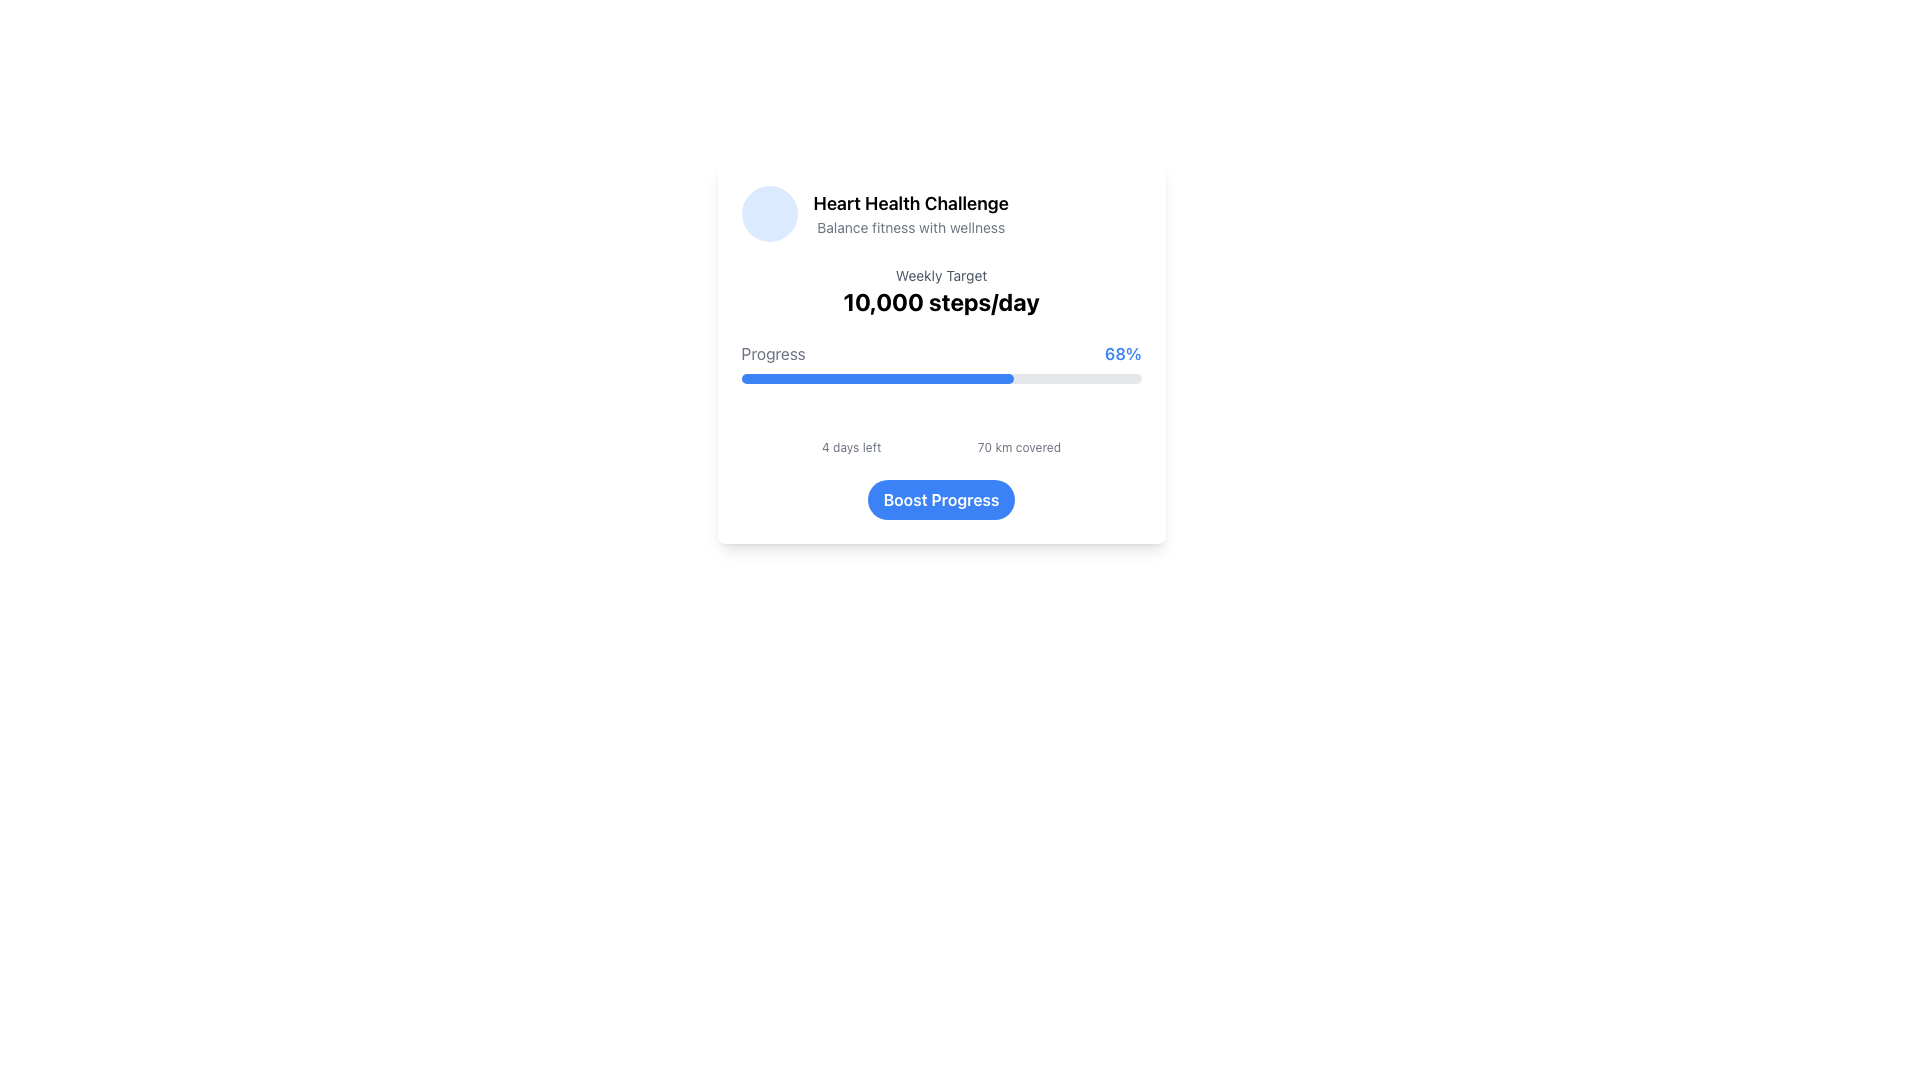 This screenshot has height=1080, width=1920. What do you see at coordinates (940, 499) in the screenshot?
I see `the button with rounded corners, blue background, and white text reading 'Boost Progress'` at bounding box center [940, 499].